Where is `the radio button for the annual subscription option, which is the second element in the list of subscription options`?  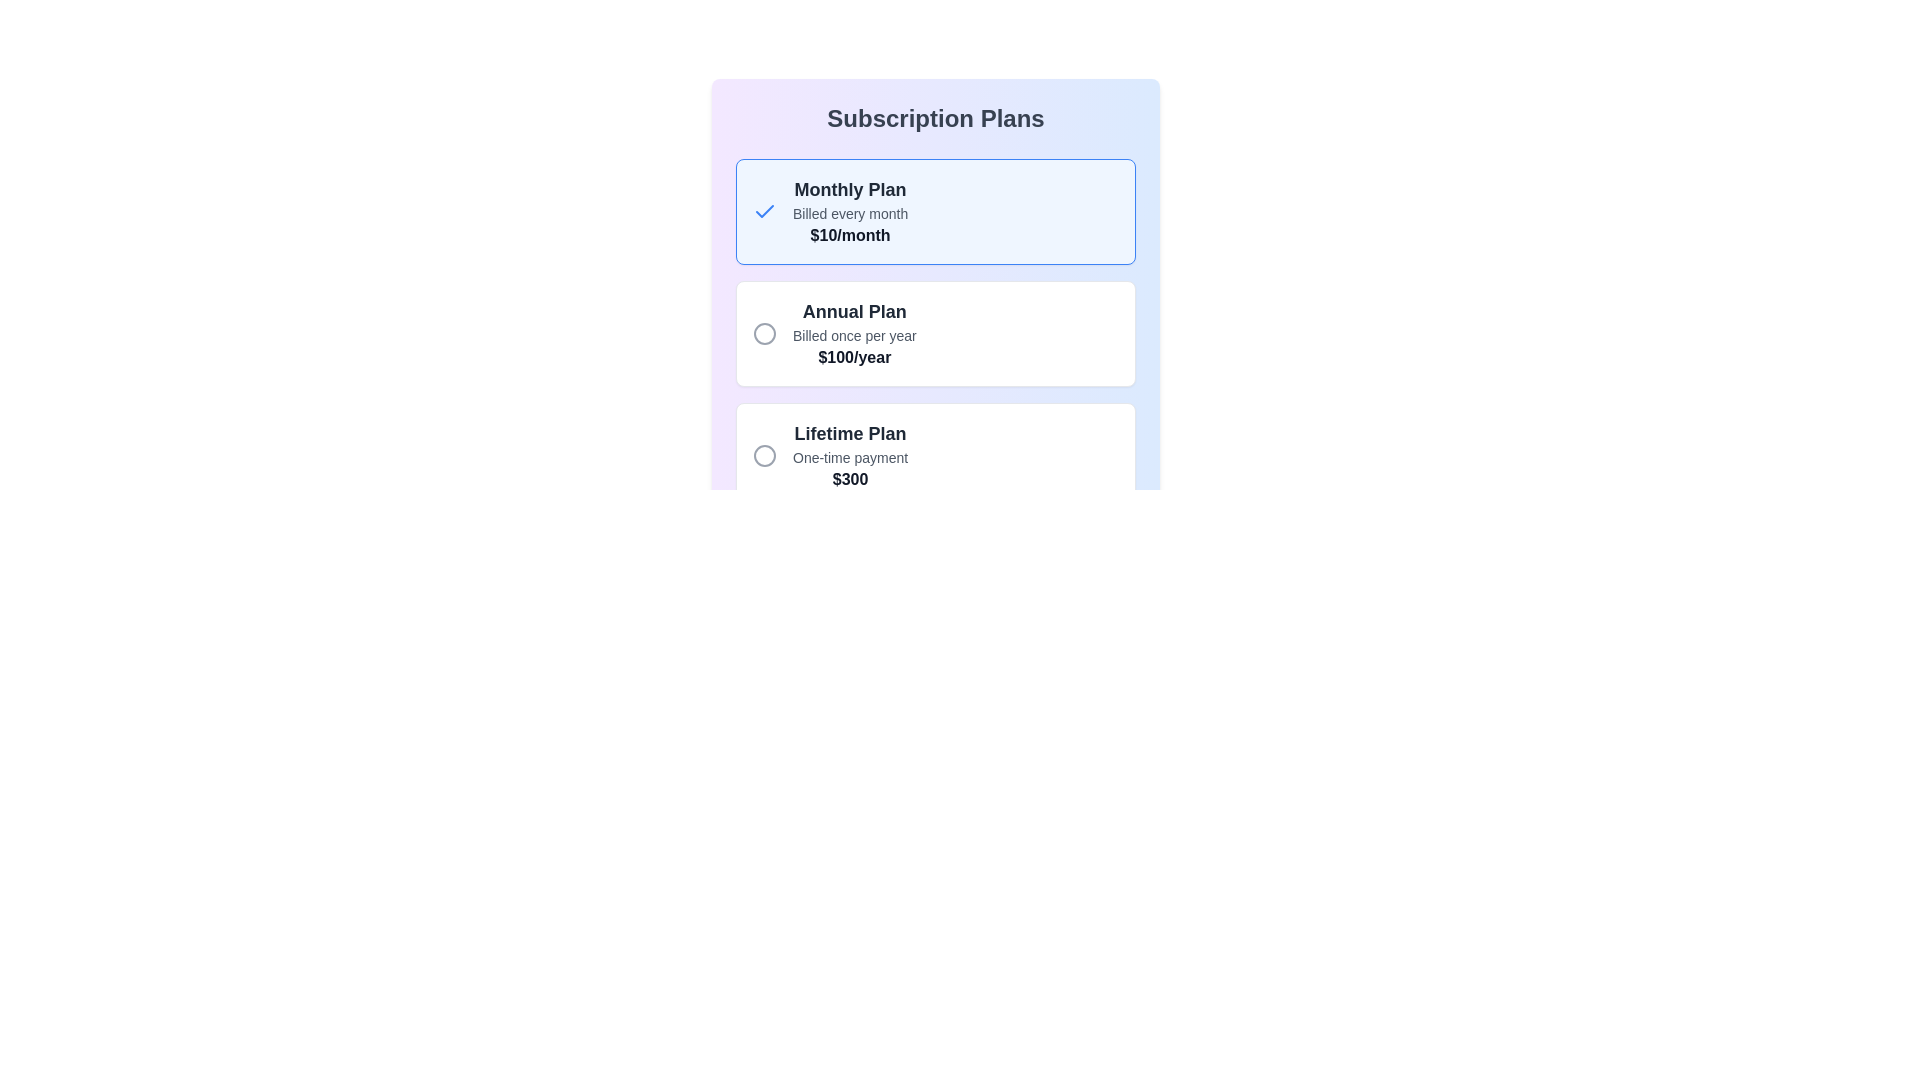 the radio button for the annual subscription option, which is the second element in the list of subscription options is located at coordinates (935, 333).